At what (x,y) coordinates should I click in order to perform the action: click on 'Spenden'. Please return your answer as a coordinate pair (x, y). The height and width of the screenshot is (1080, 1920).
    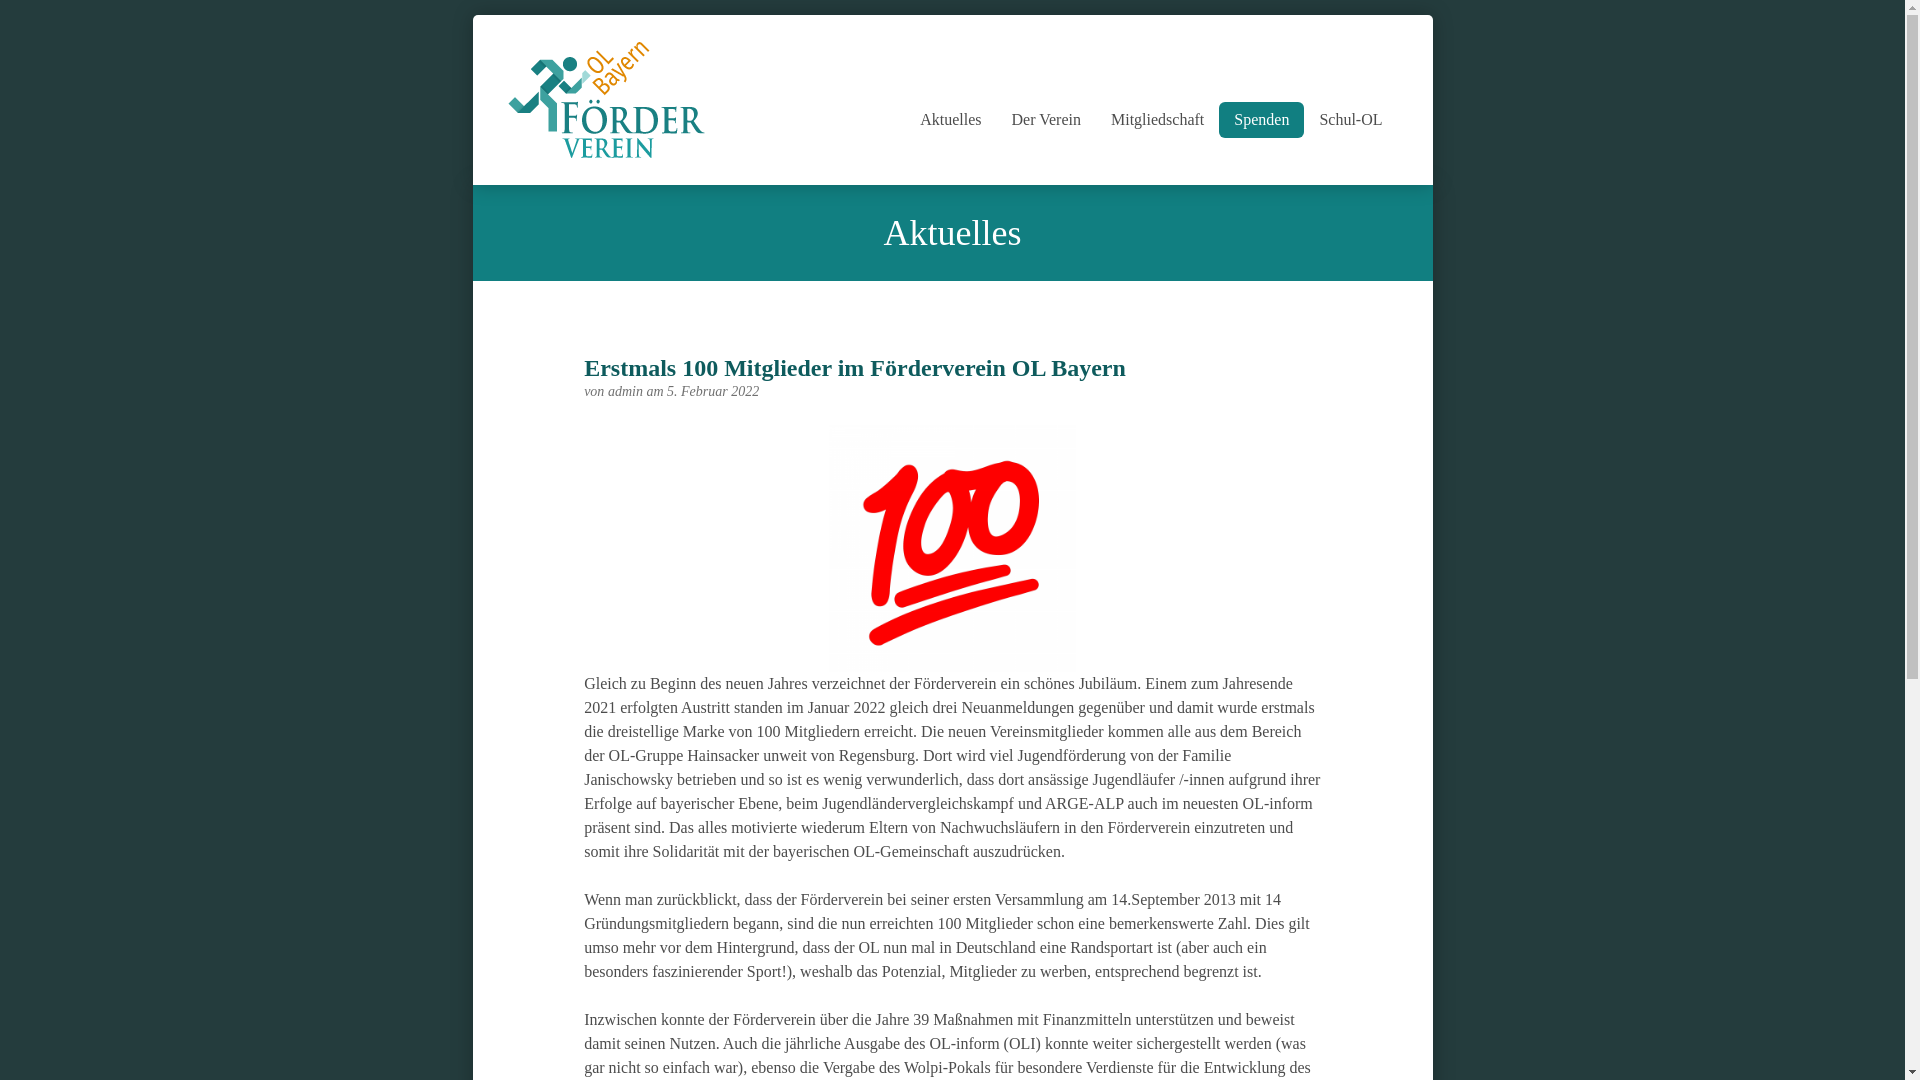
    Looking at the image, I should click on (1260, 119).